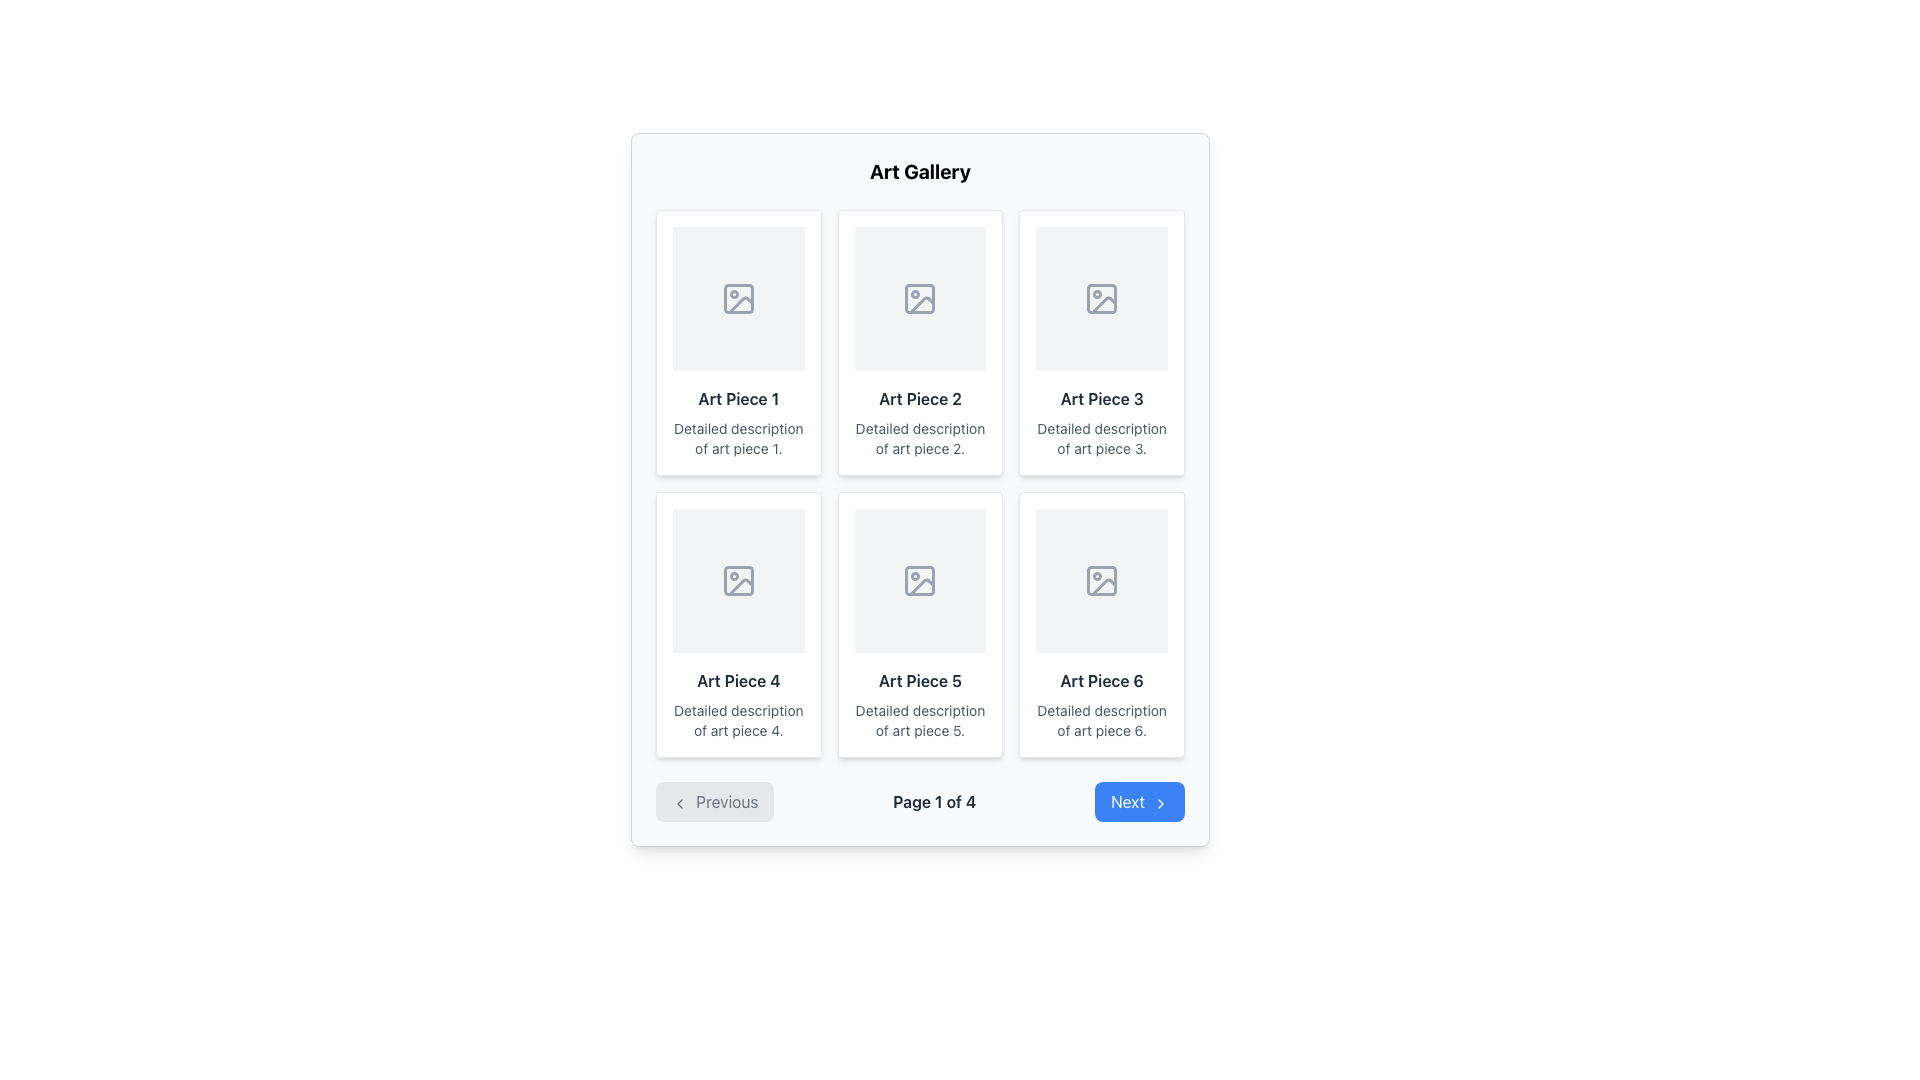 Image resolution: width=1920 pixels, height=1080 pixels. I want to click on static text label displaying the title of the art piece located at the bottom-center of the card in the second row and first column of the grid, so click(737, 680).